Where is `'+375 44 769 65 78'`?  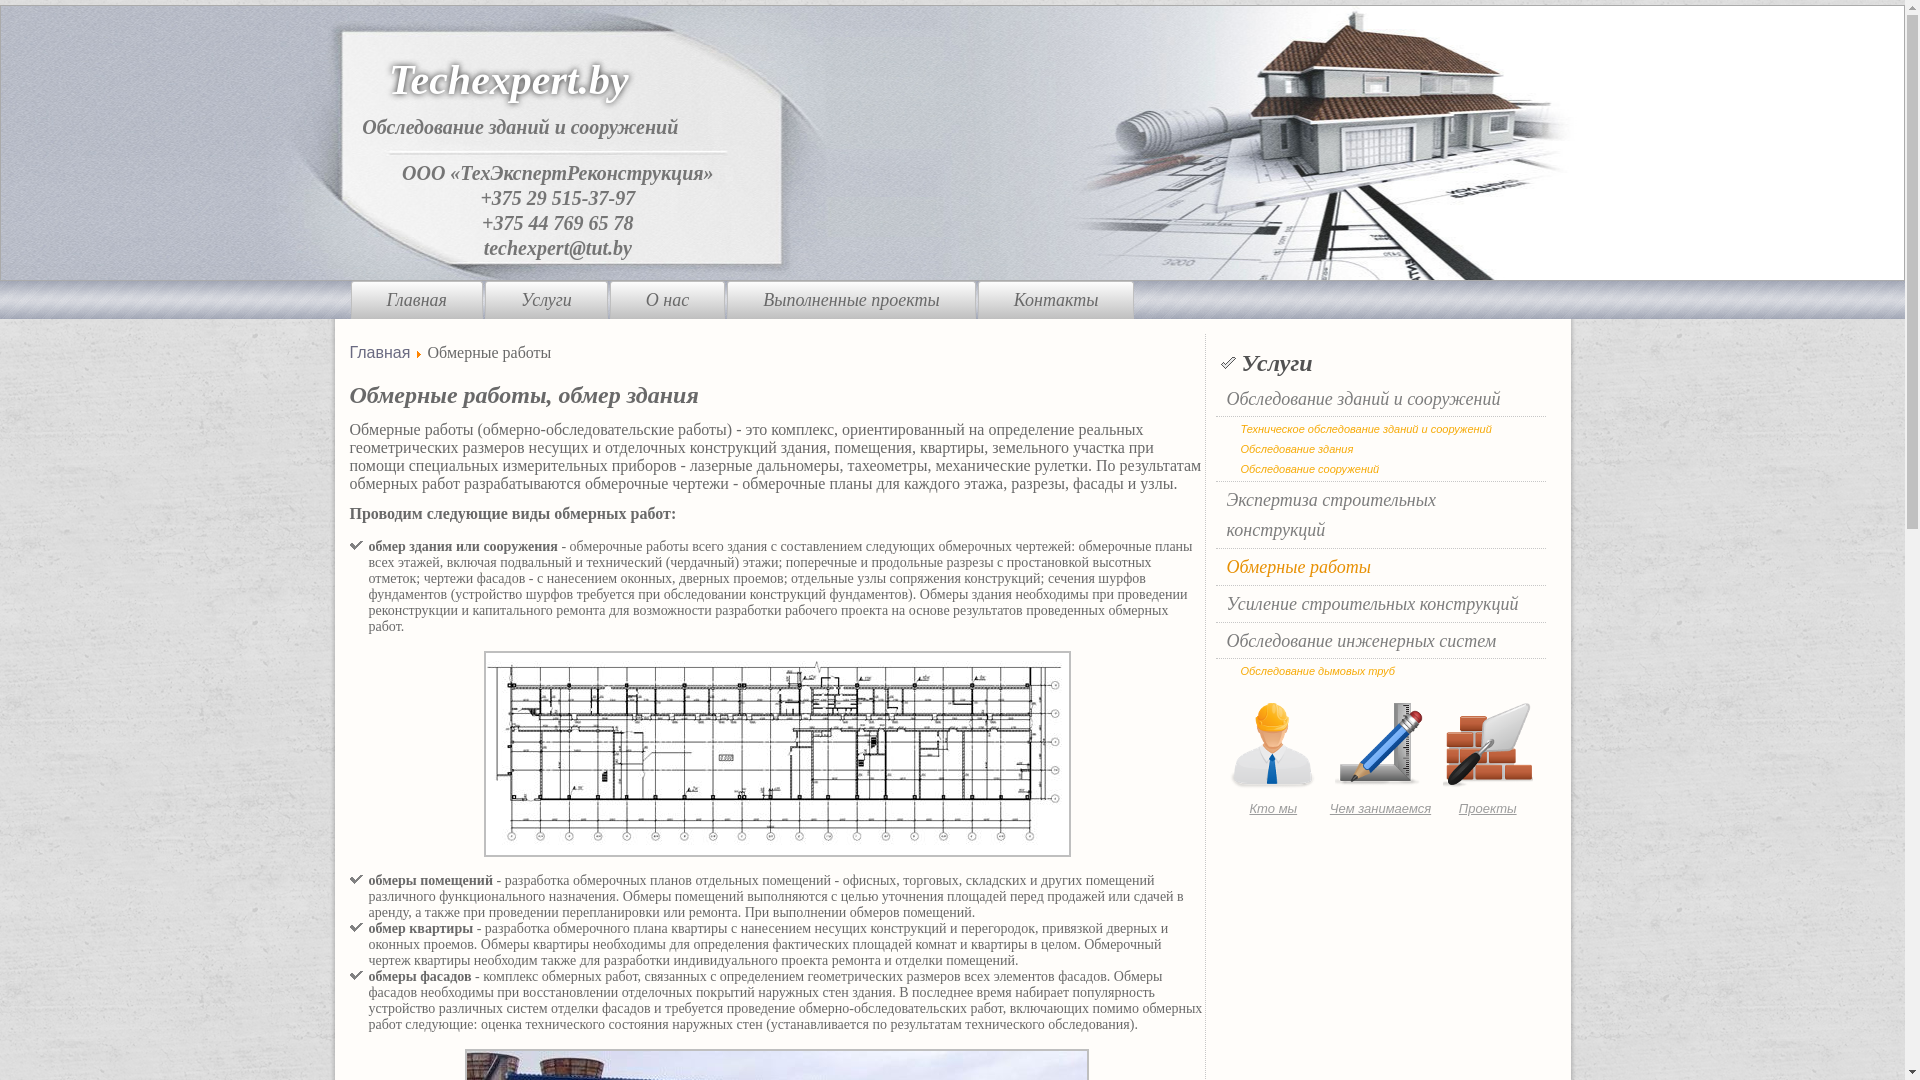 '+375 44 769 65 78' is located at coordinates (481, 223).